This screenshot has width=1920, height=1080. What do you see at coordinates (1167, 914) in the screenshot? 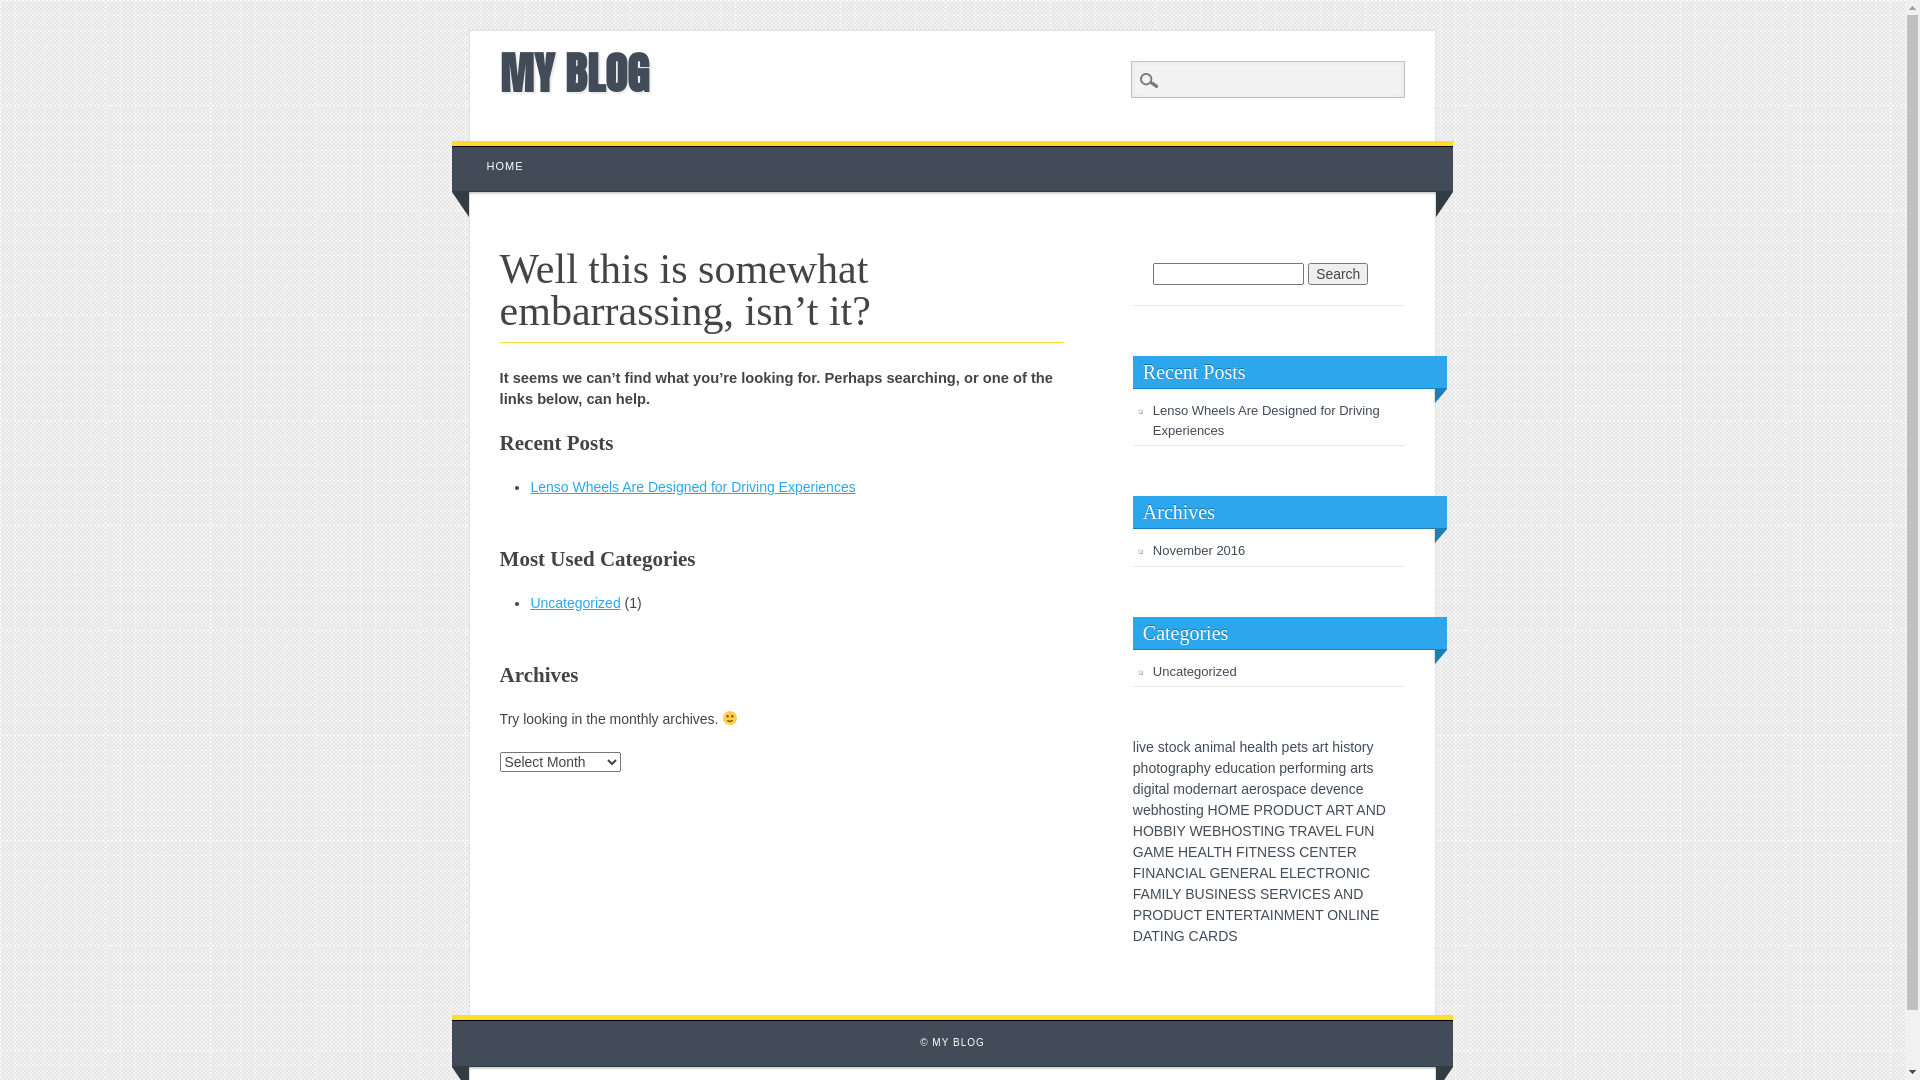
I see `'D'` at bounding box center [1167, 914].